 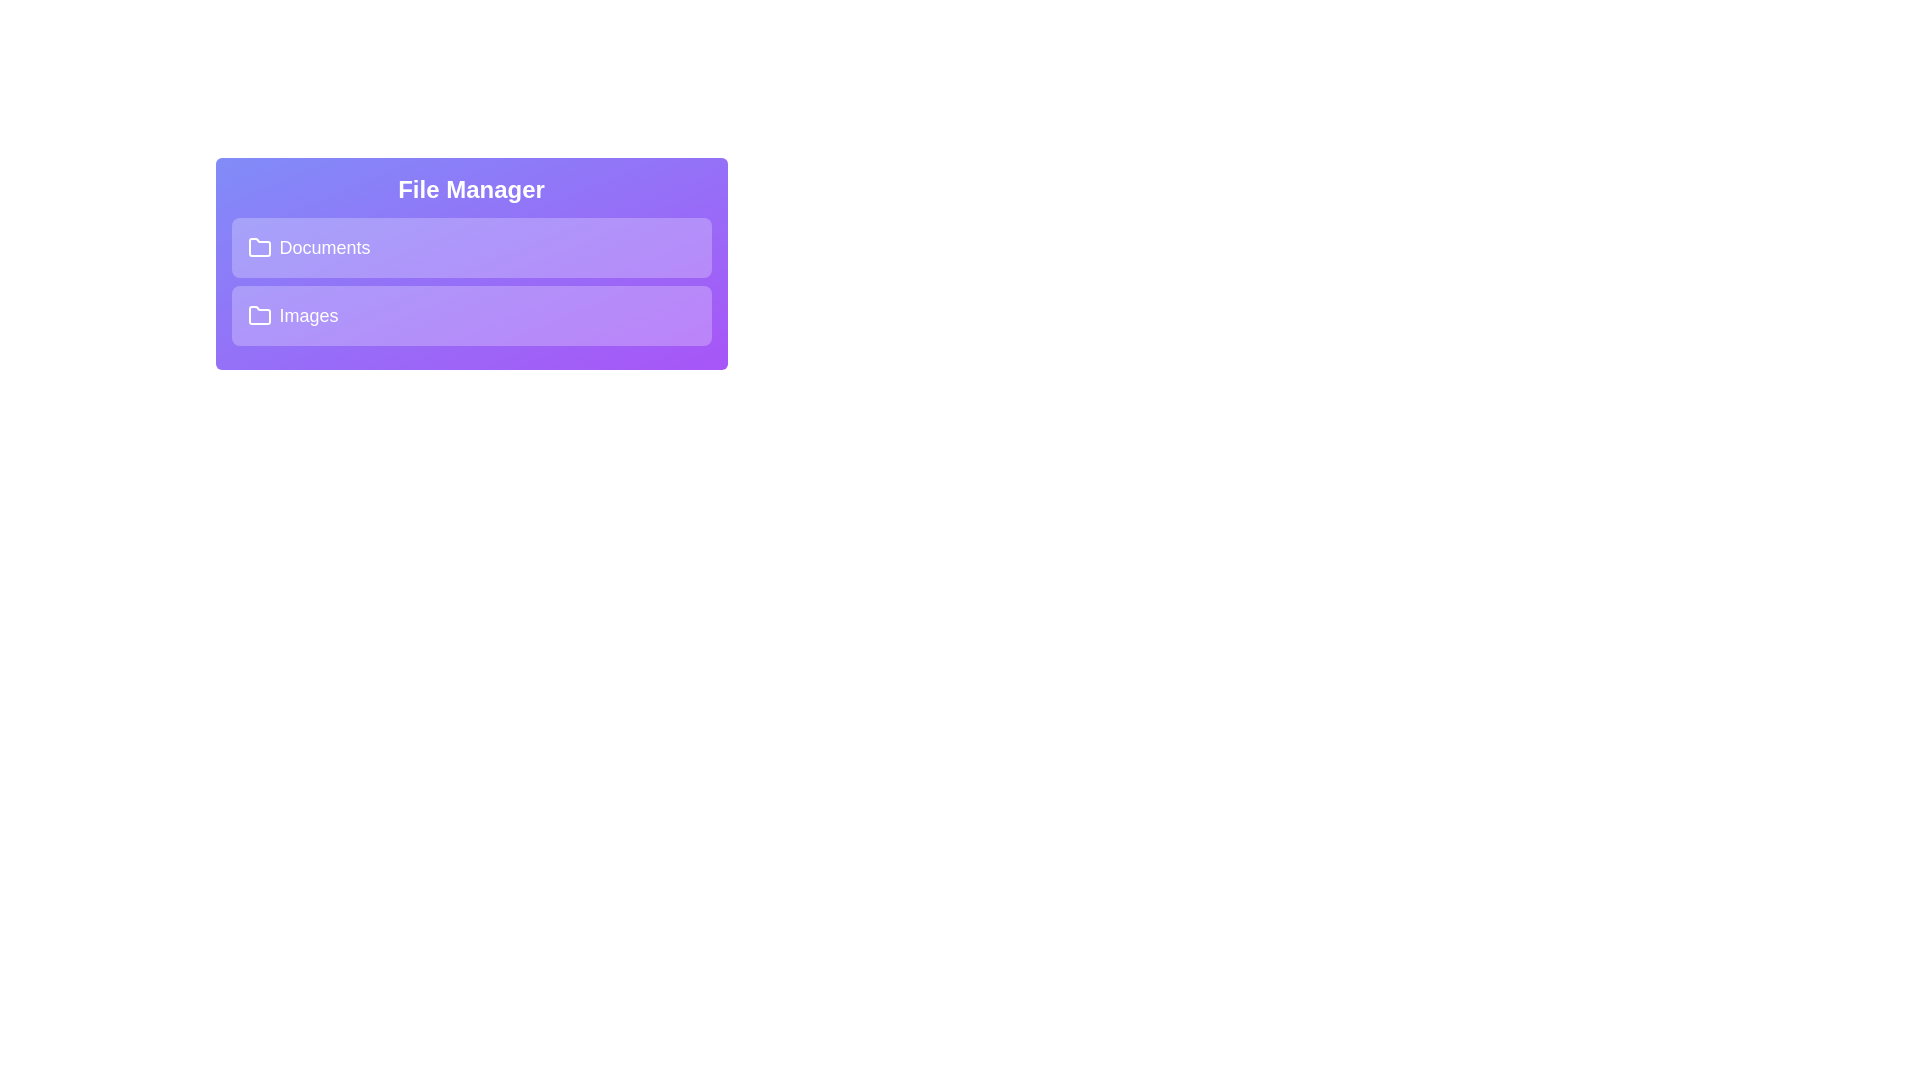 What do you see at coordinates (470, 315) in the screenshot?
I see `the folder name Images to display additional information` at bounding box center [470, 315].